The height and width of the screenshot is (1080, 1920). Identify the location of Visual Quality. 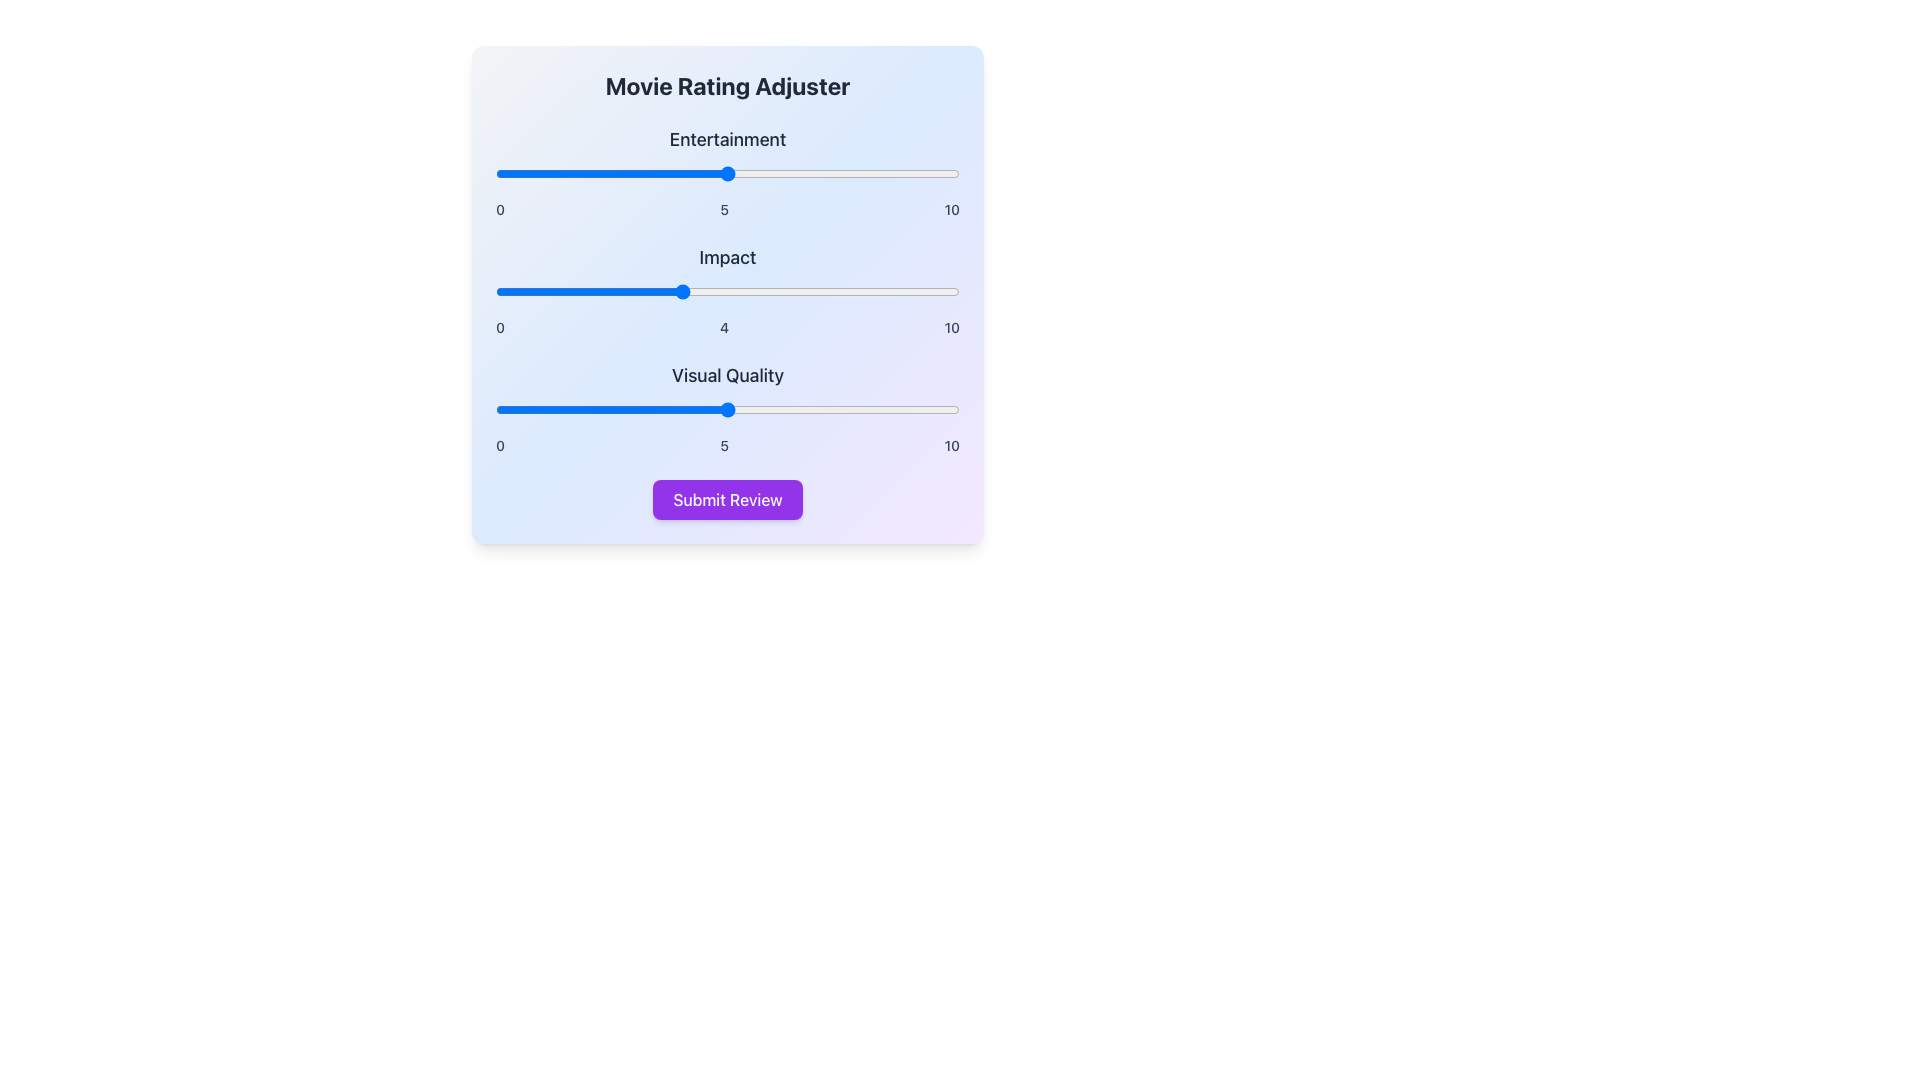
(773, 408).